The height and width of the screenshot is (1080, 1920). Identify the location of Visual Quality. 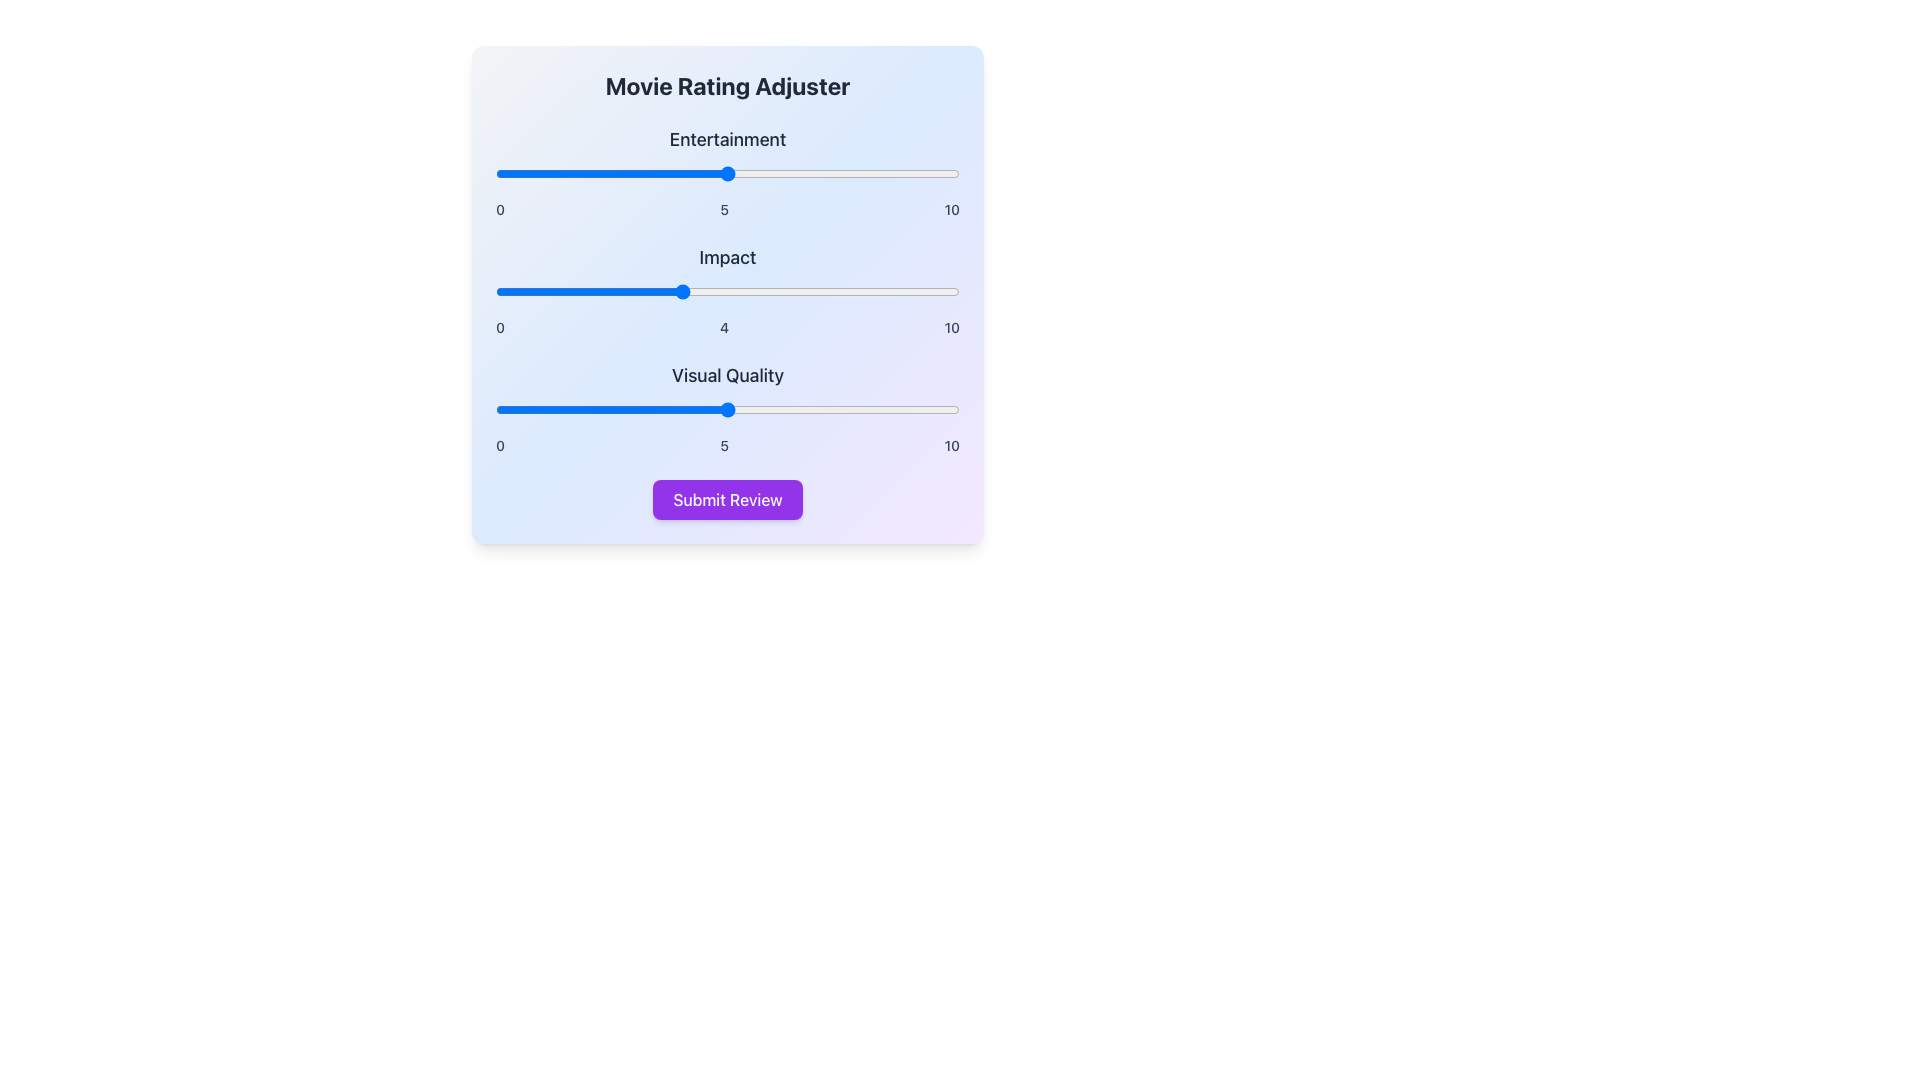
(773, 408).